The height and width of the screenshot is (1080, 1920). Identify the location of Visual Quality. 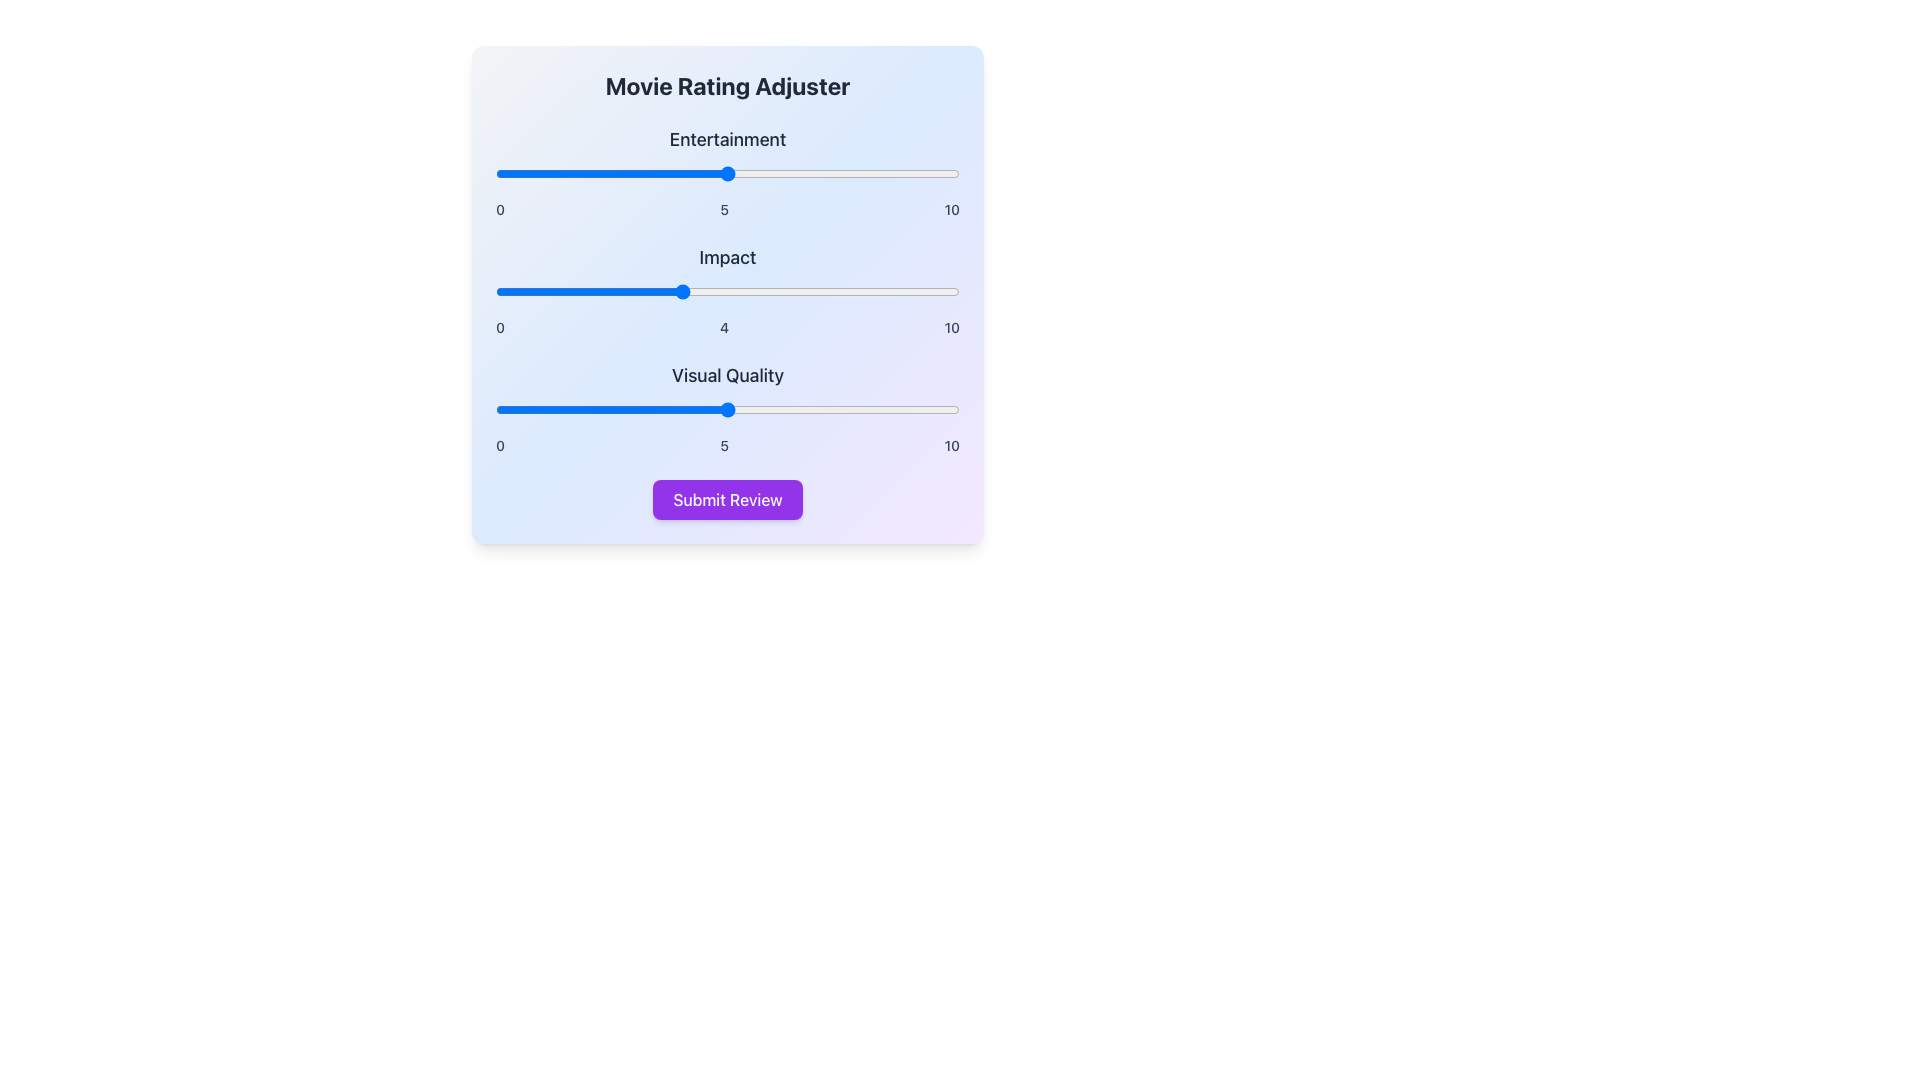
(773, 408).